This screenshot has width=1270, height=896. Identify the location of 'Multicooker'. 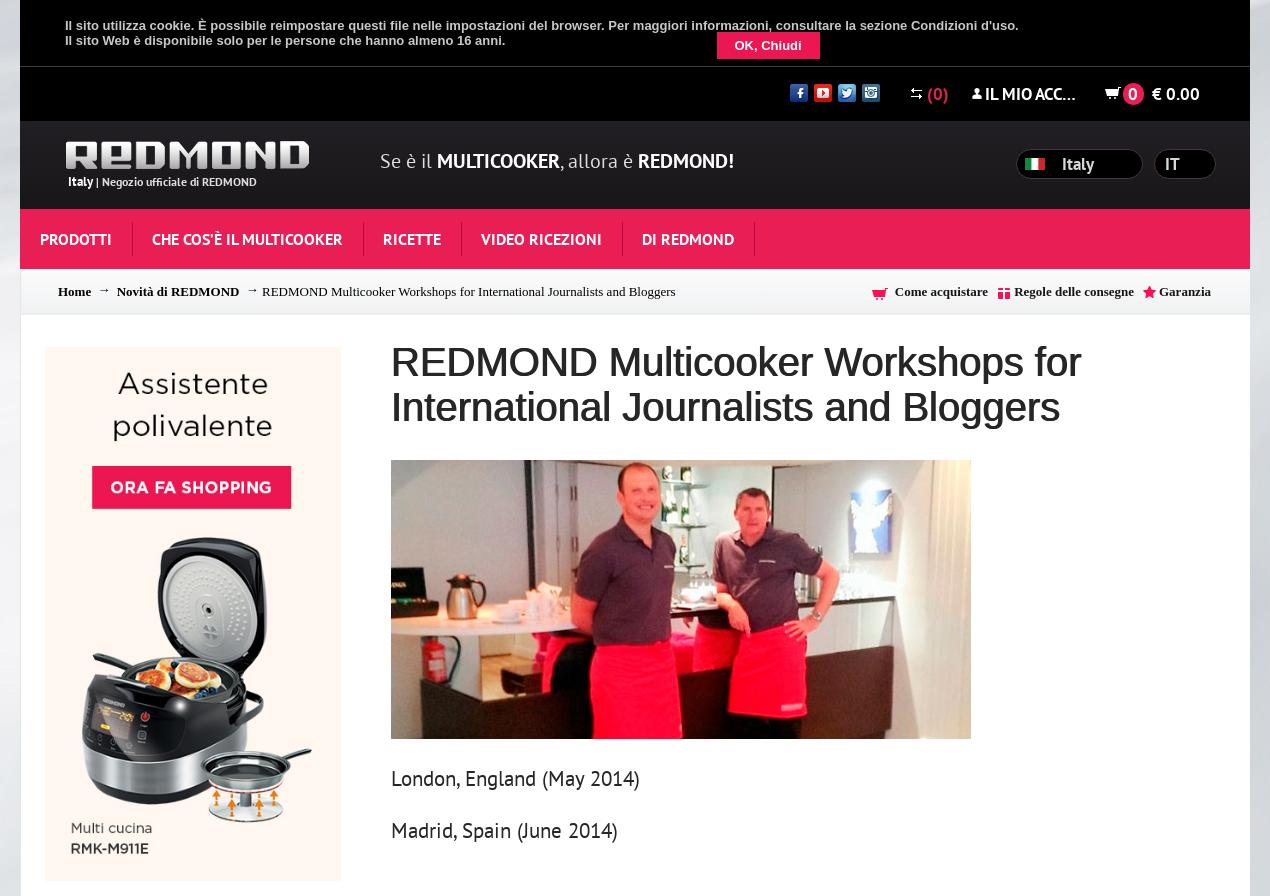
(498, 161).